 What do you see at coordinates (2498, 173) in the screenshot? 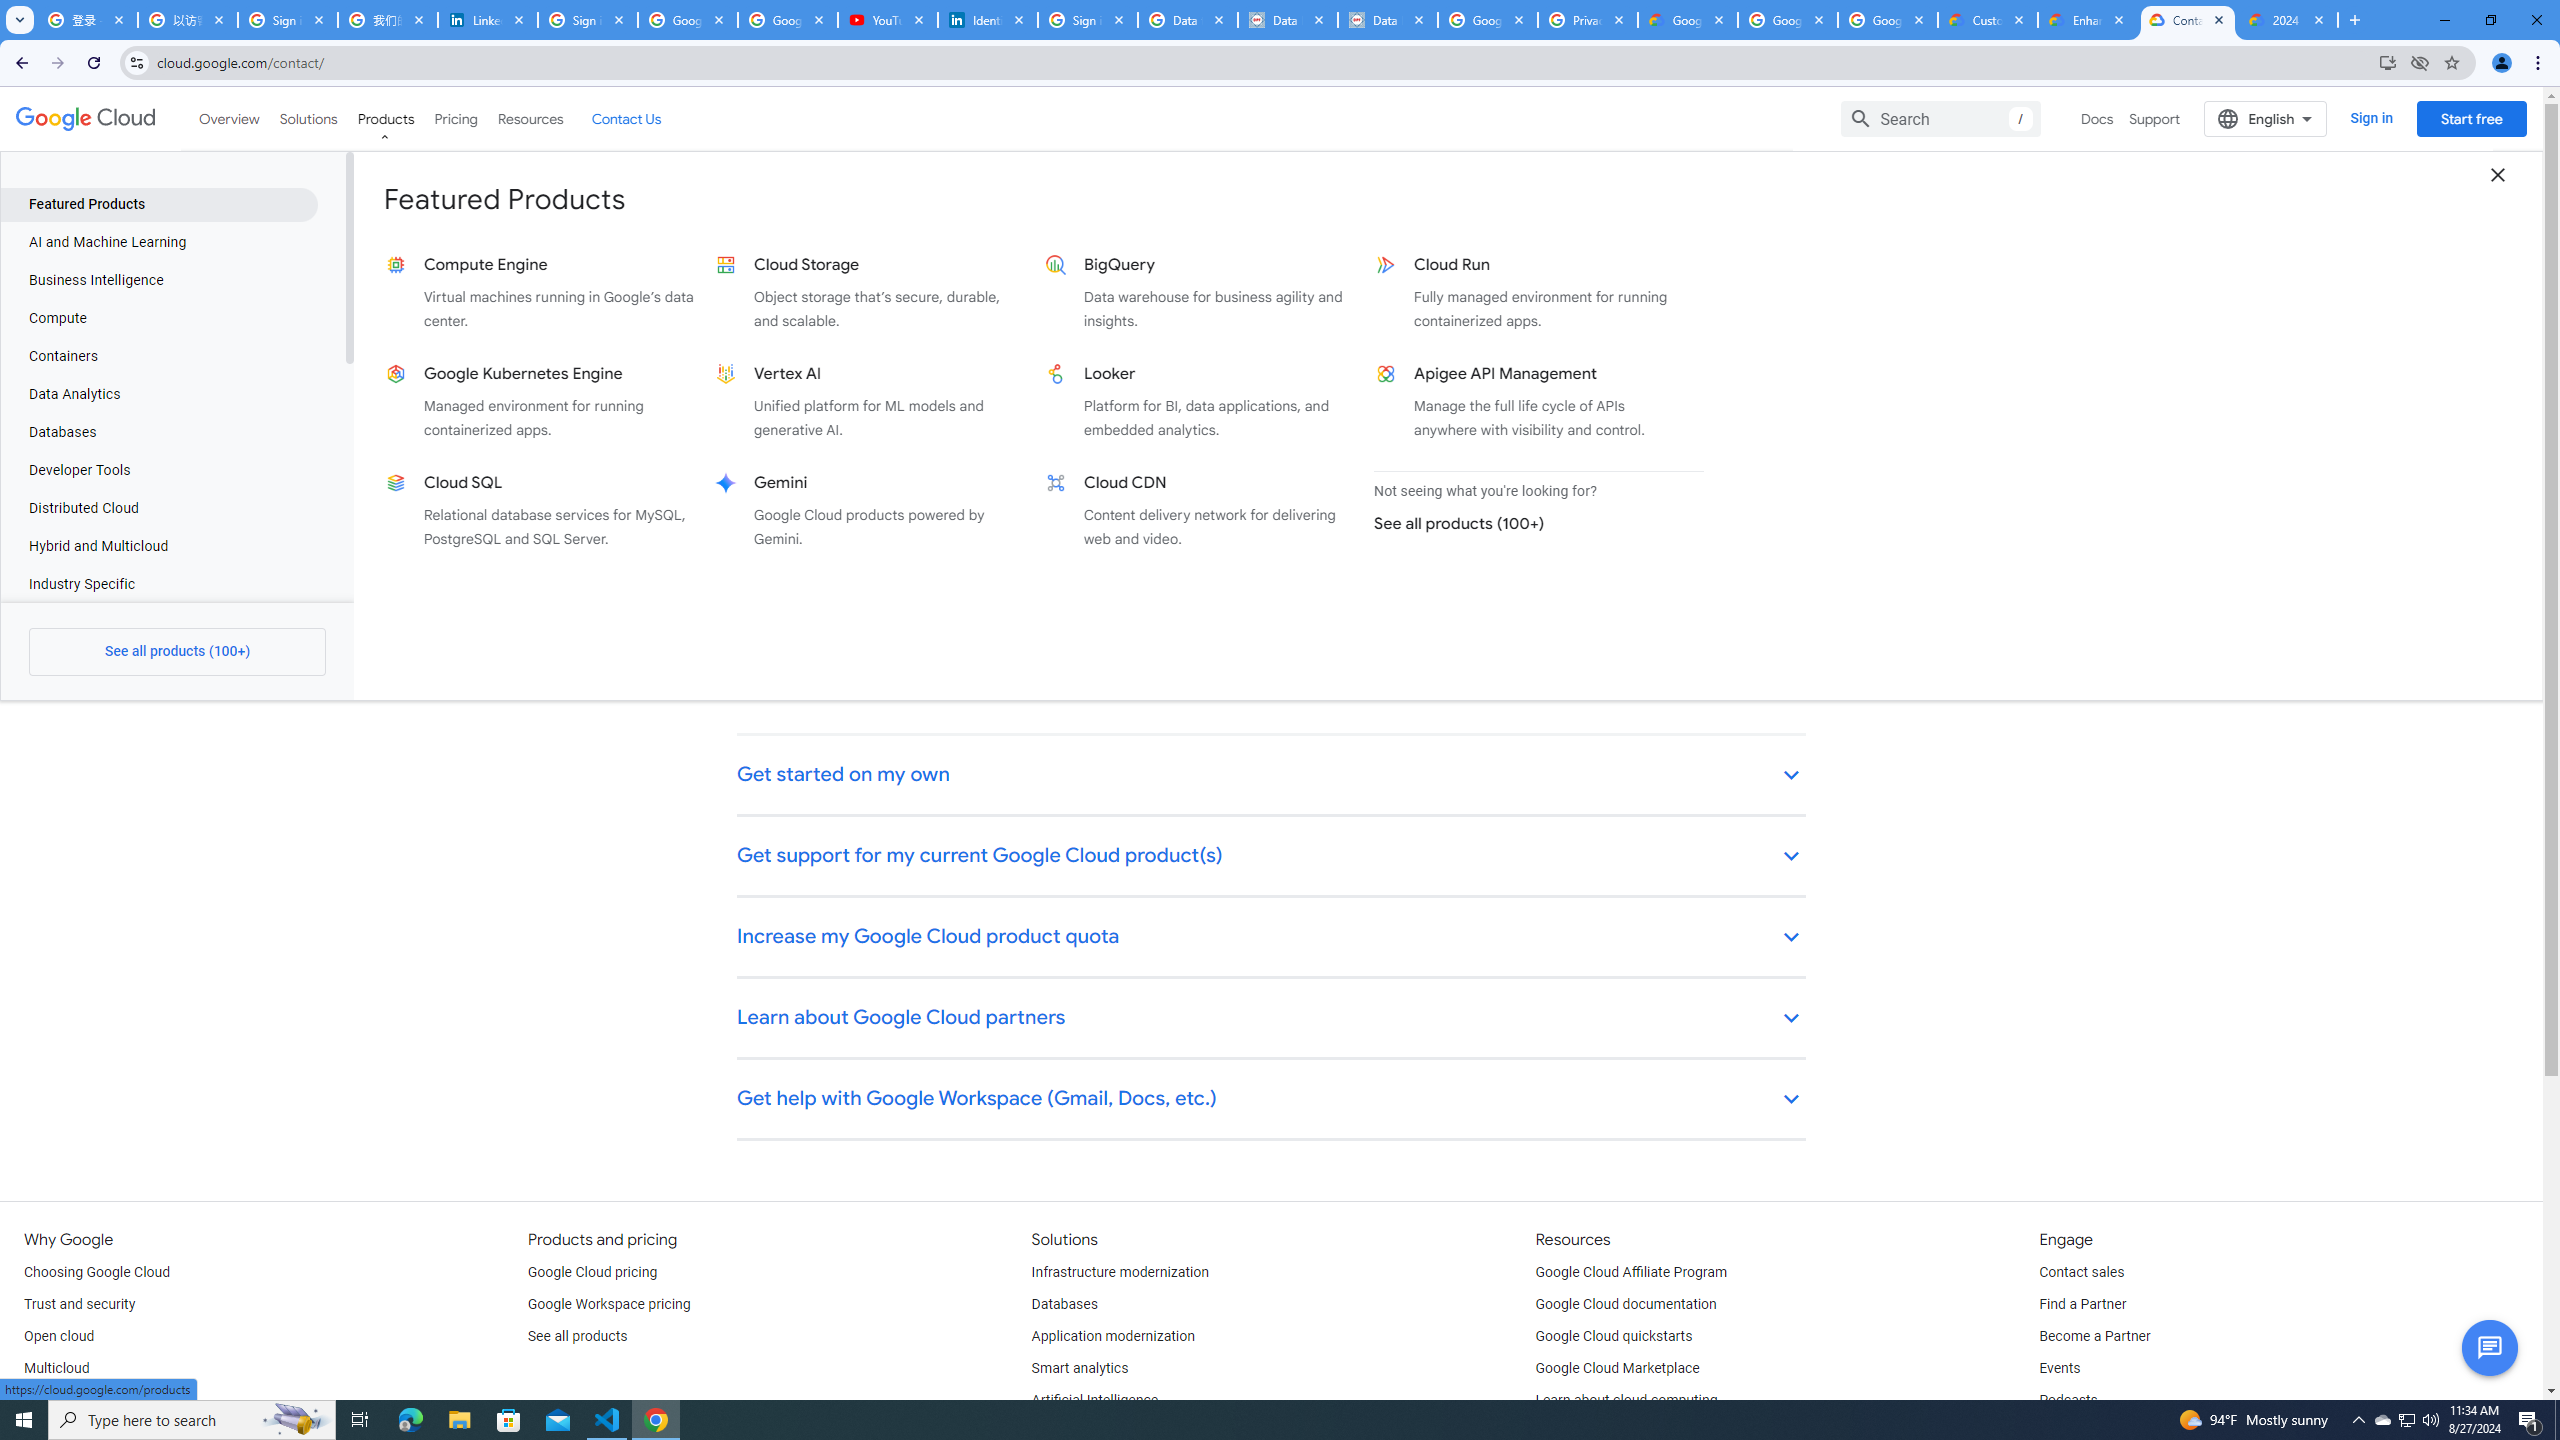
I see `'Close dropdown menu'` at bounding box center [2498, 173].